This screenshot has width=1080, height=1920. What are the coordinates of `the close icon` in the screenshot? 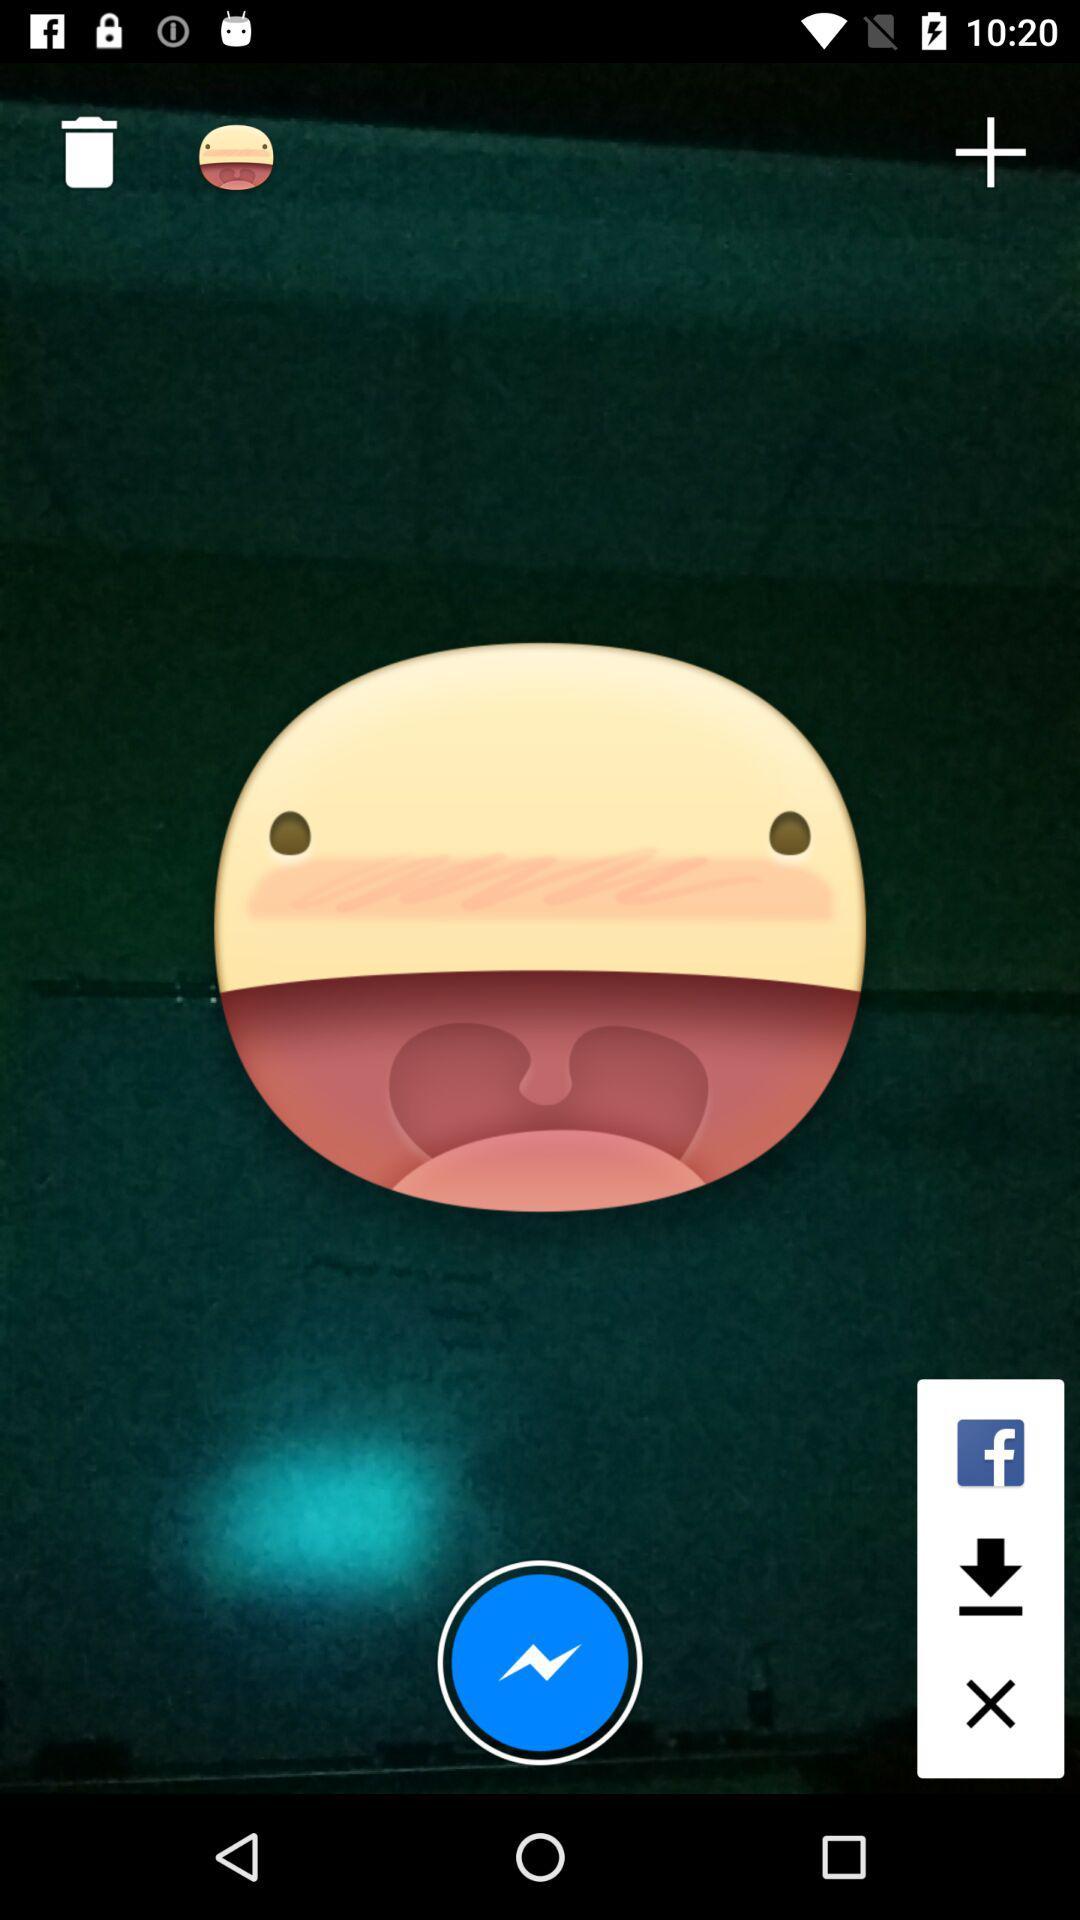 It's located at (990, 1703).